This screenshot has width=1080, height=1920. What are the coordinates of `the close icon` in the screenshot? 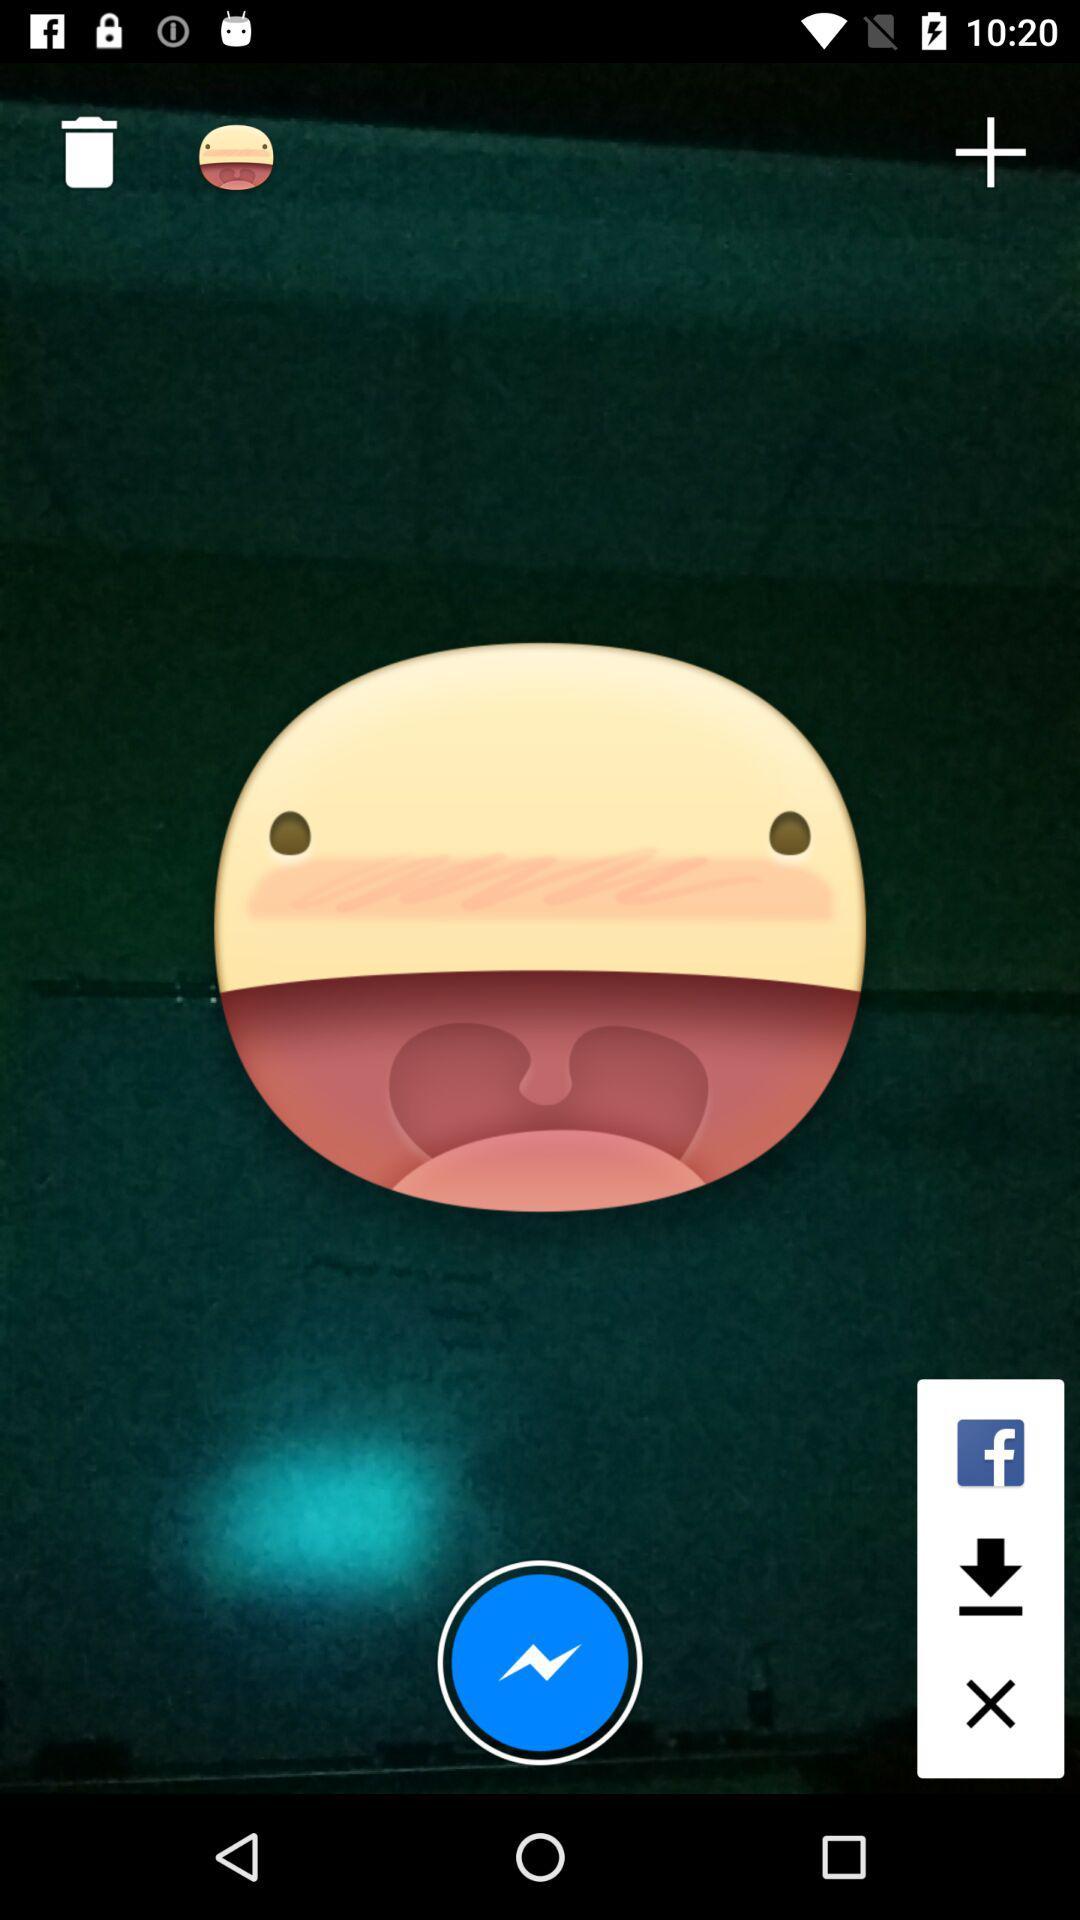 It's located at (990, 1703).